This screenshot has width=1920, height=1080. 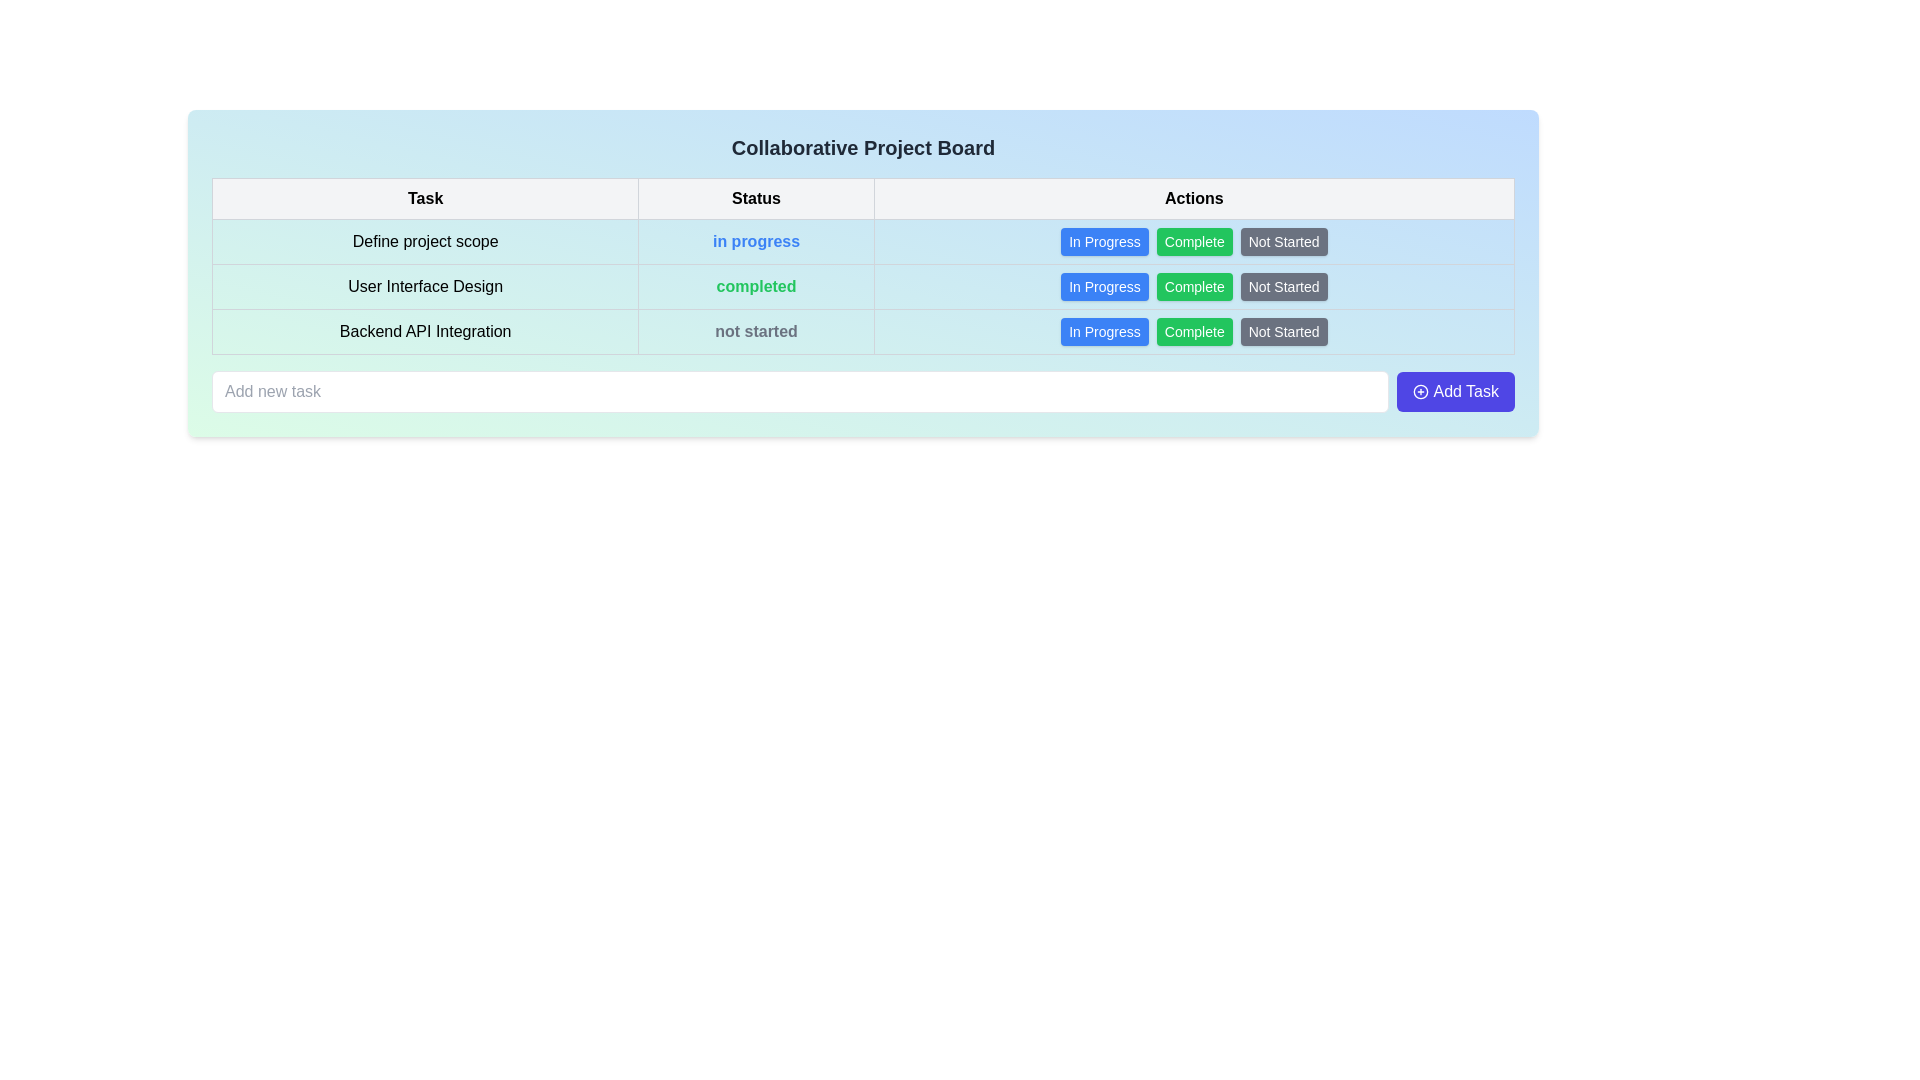 What do you see at coordinates (1194, 330) in the screenshot?
I see `the grouped buttons for task status ('In Progress', 'Complete', 'Not Started') located in the 'Actions' column of the 'Backend API Integration' row for keyboard navigation` at bounding box center [1194, 330].